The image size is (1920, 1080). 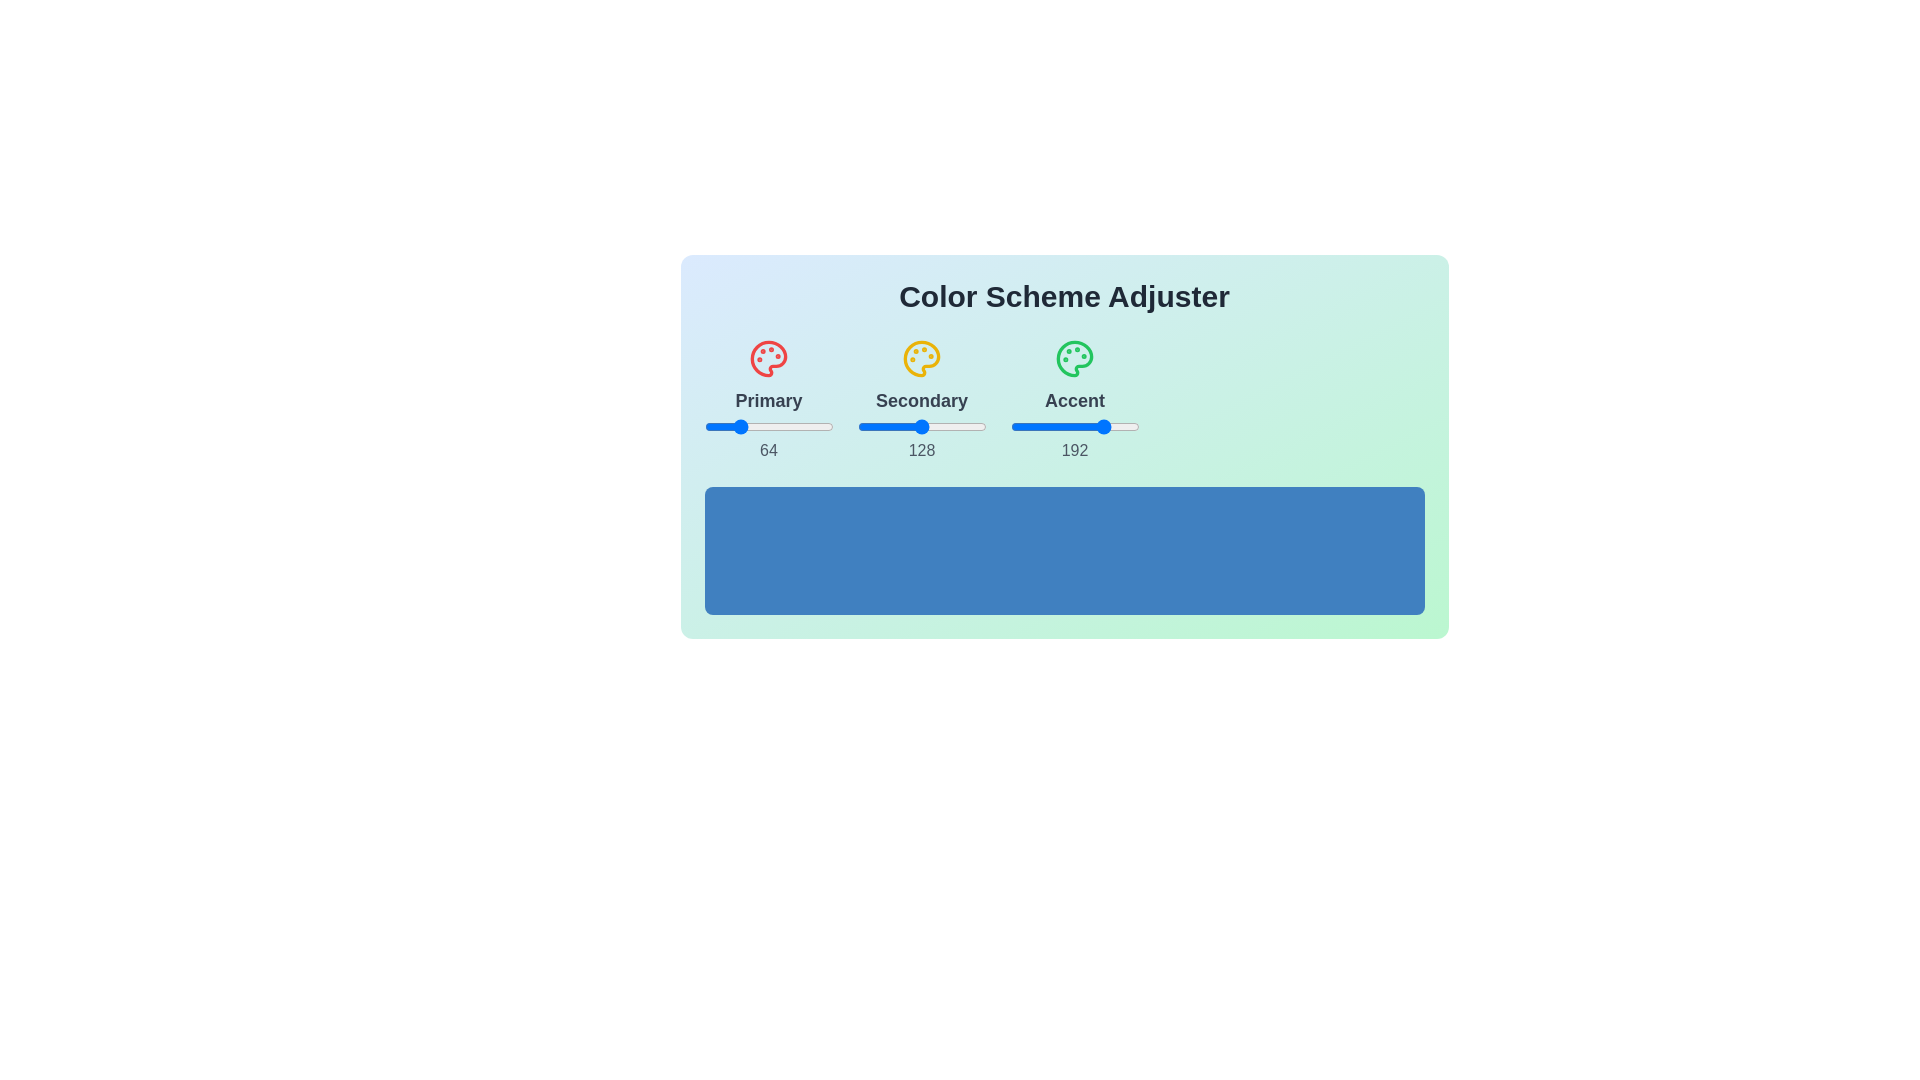 What do you see at coordinates (881, 426) in the screenshot?
I see `the 0 slider to 225` at bounding box center [881, 426].